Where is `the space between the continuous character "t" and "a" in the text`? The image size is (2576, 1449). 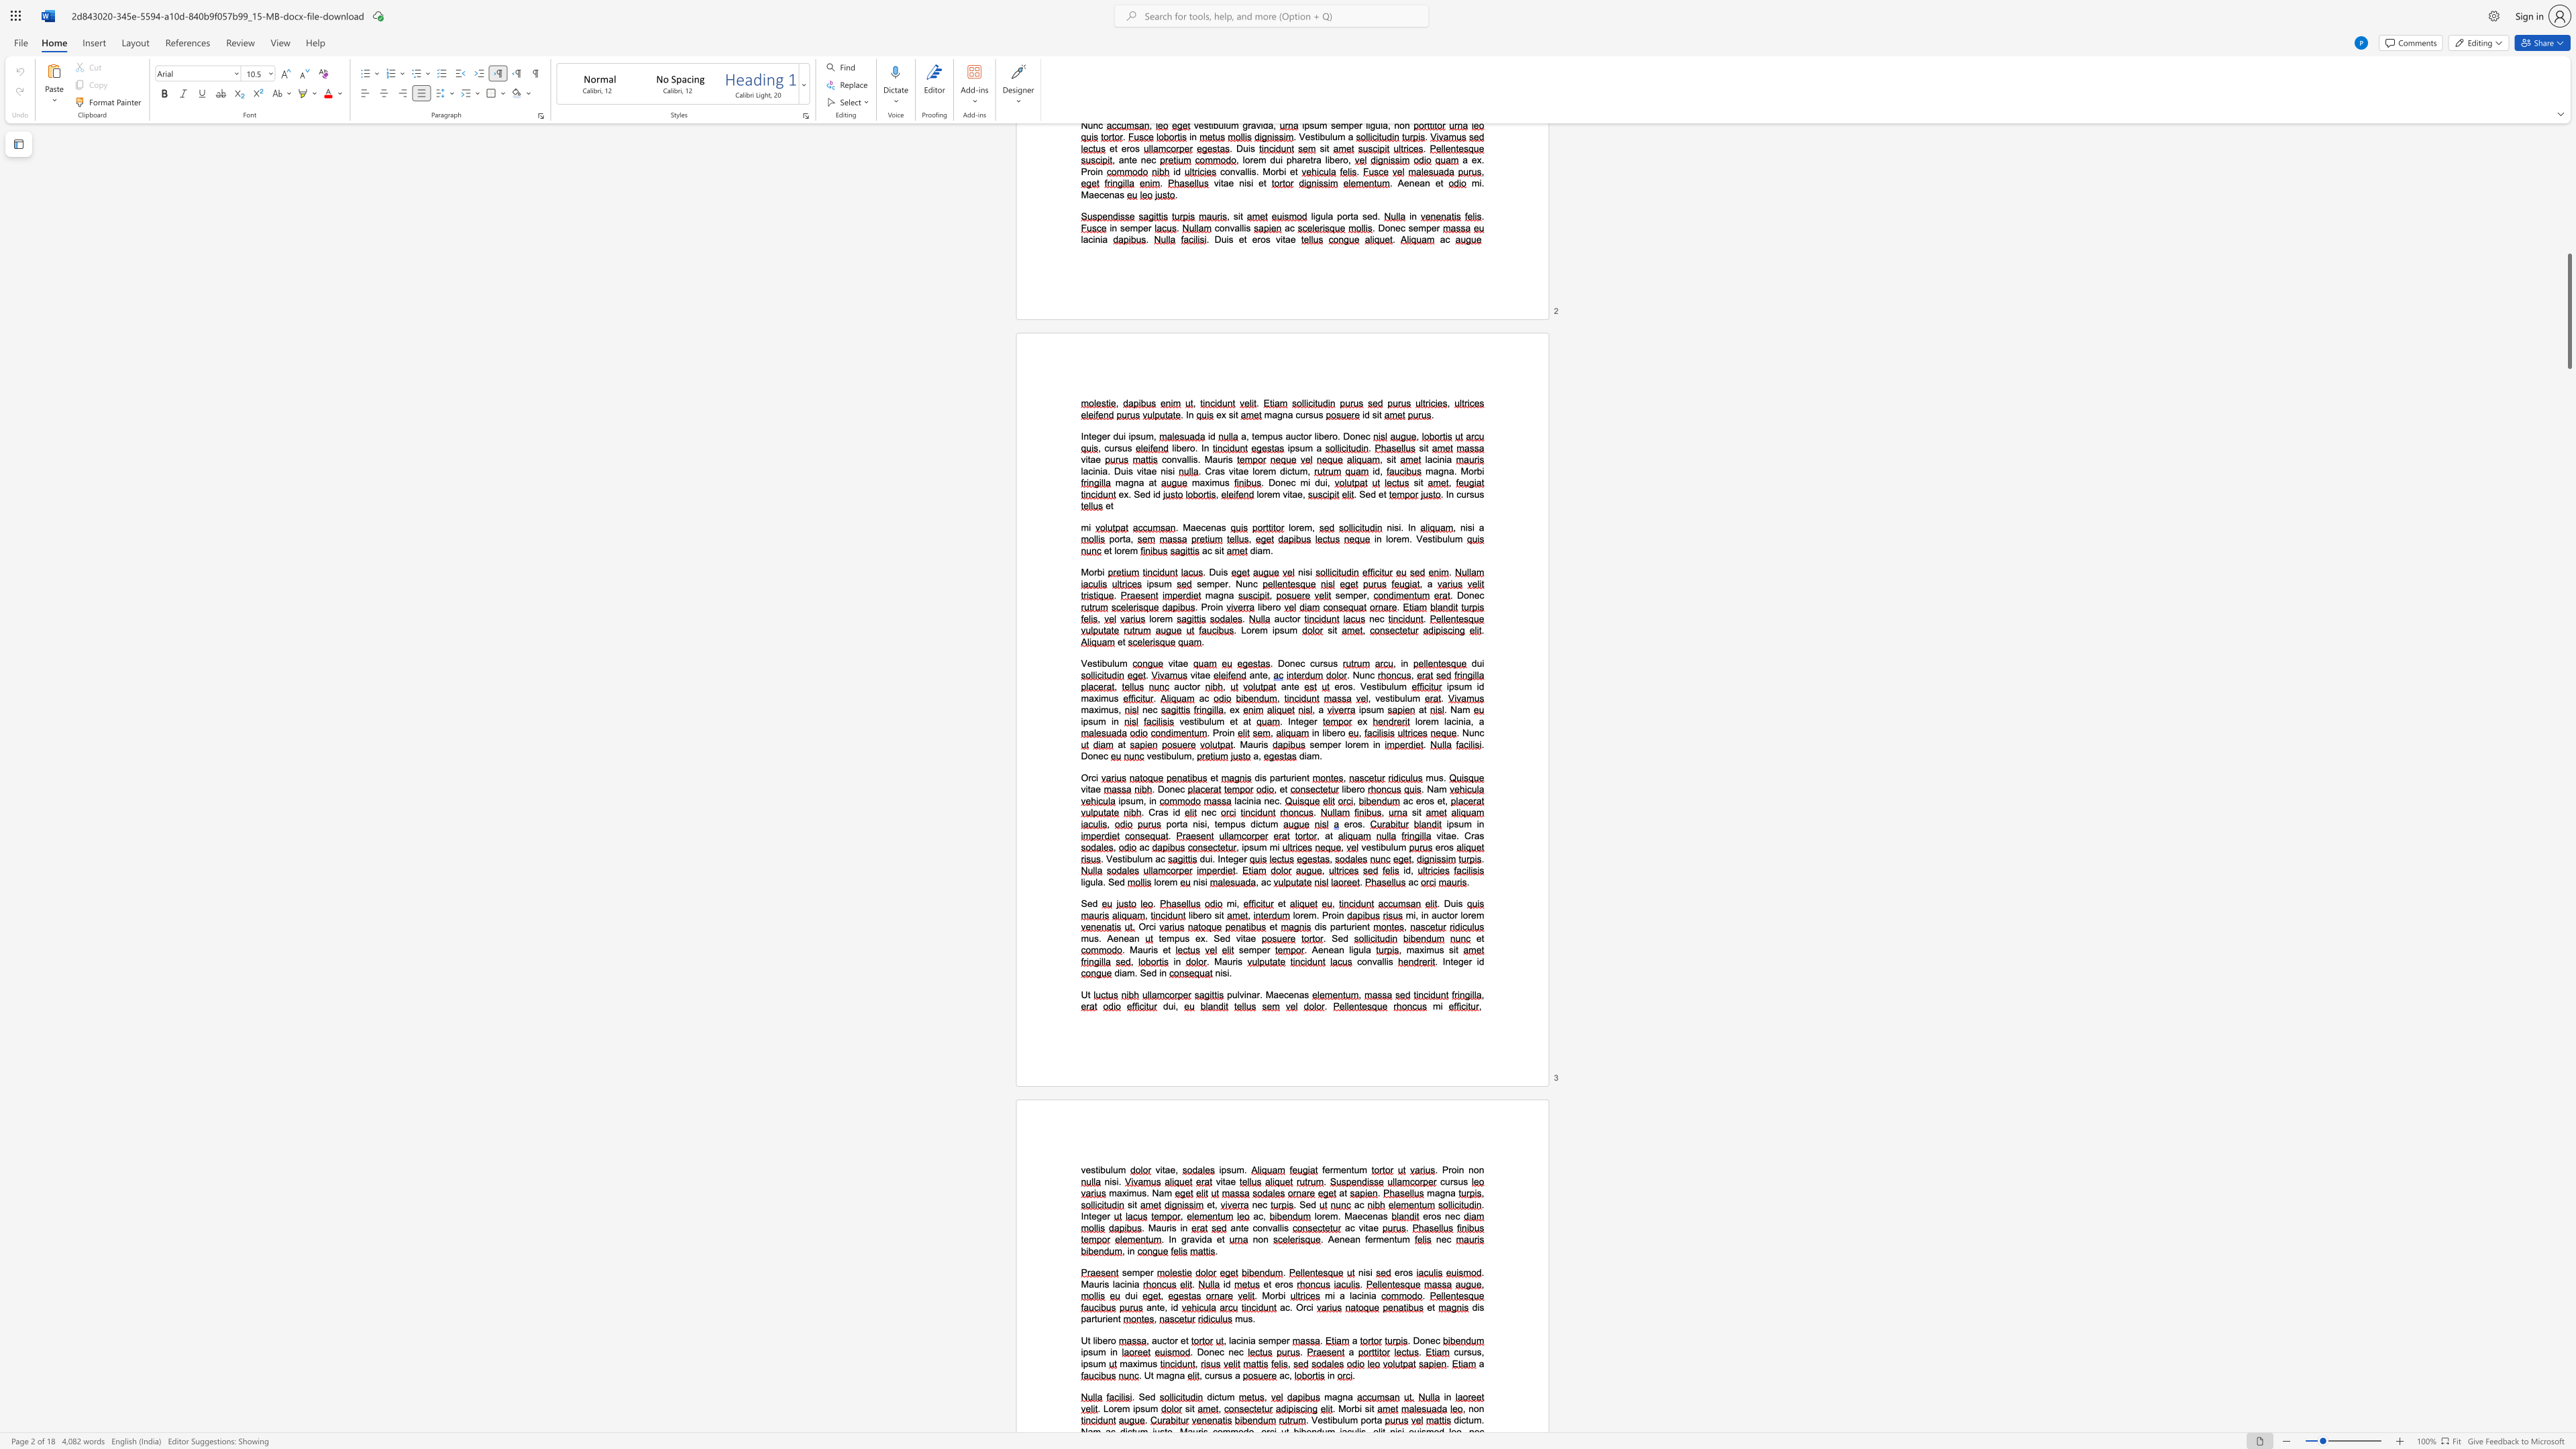 the space between the continuous character "t" and "a" in the text is located at coordinates (1183, 822).